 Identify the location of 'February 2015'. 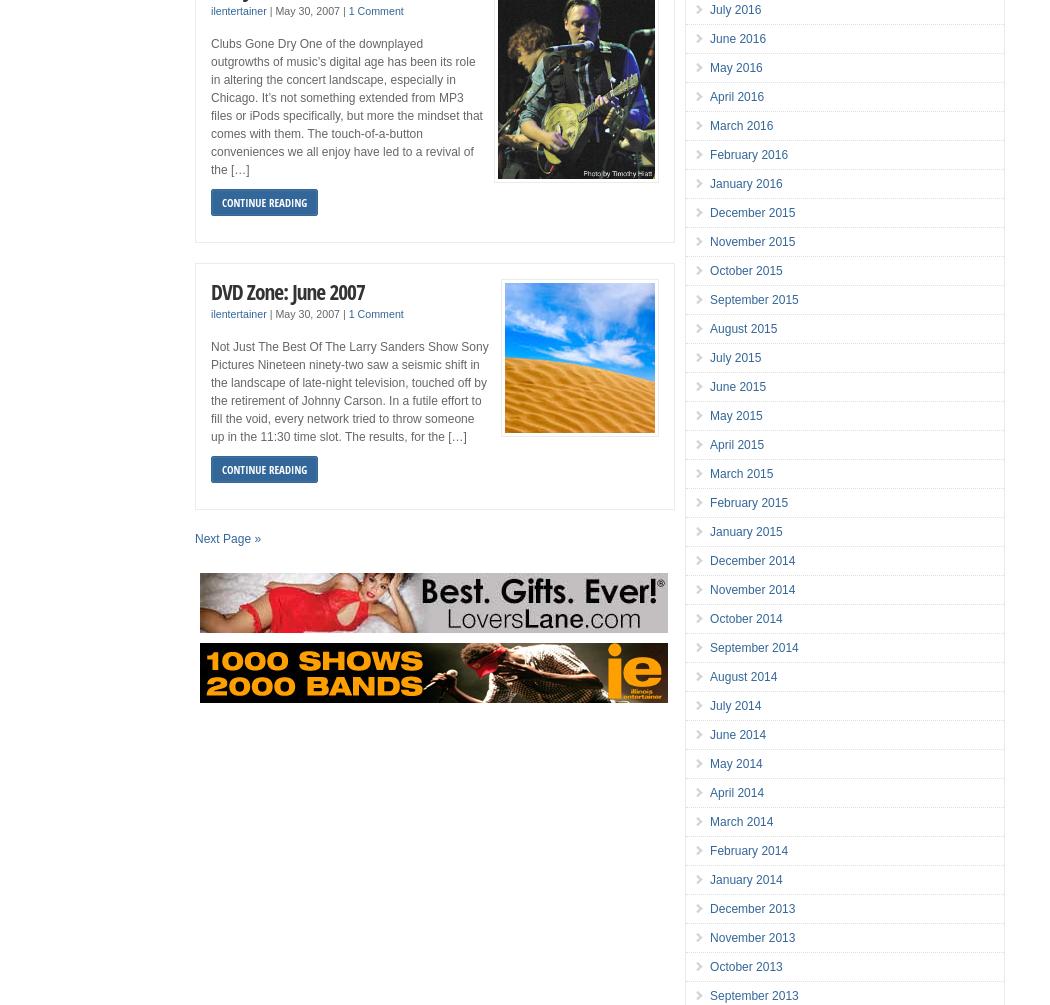
(710, 502).